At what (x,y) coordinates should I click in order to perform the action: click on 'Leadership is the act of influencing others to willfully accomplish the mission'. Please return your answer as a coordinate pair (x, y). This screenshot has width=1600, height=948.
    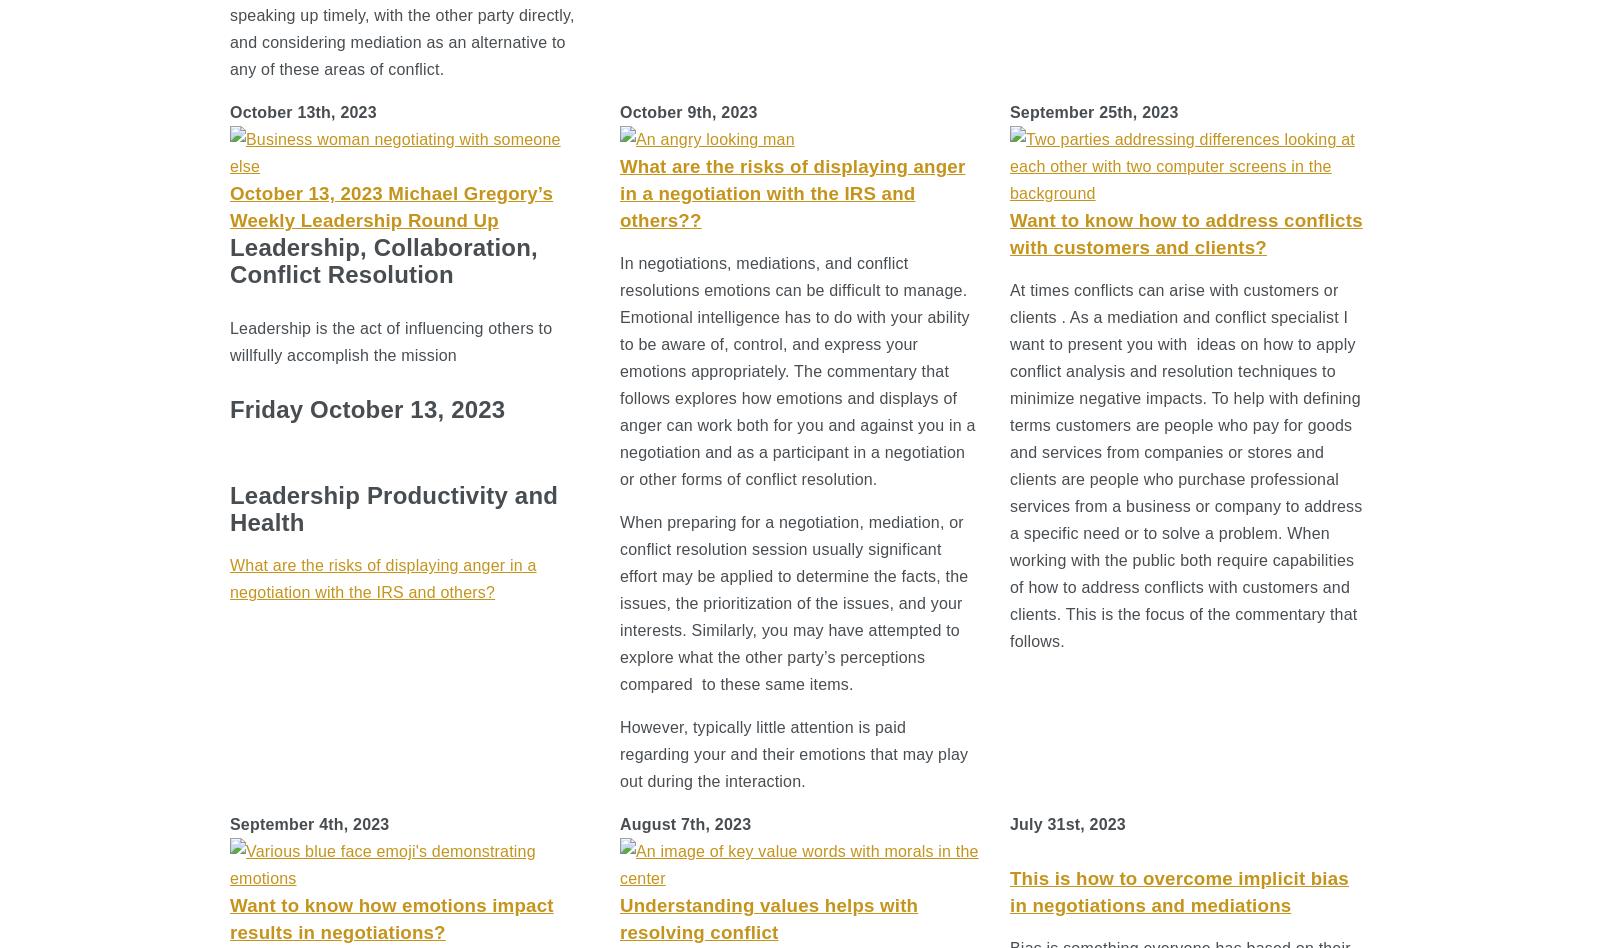
    Looking at the image, I should click on (391, 342).